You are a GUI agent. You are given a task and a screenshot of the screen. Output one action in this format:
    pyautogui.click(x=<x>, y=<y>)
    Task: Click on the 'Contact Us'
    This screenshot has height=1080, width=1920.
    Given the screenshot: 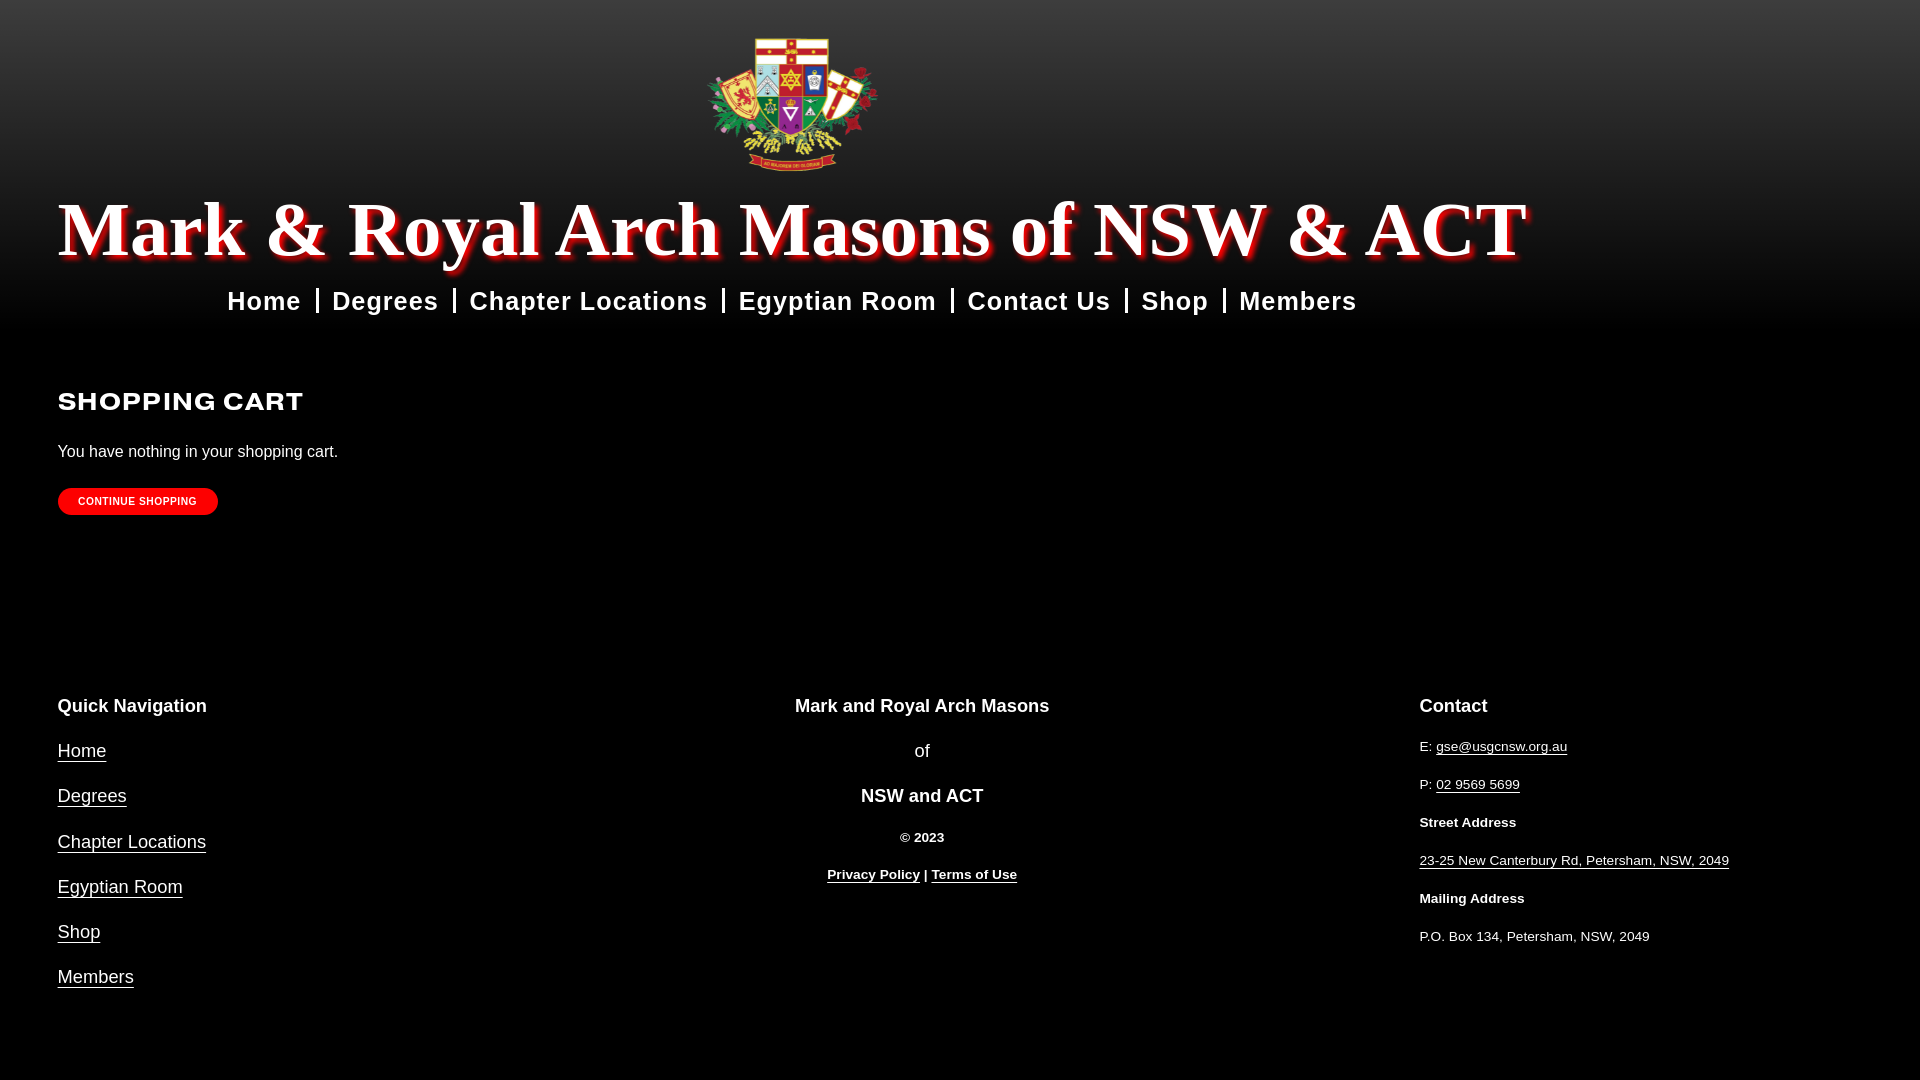 What is the action you would take?
    pyautogui.click(x=1039, y=300)
    